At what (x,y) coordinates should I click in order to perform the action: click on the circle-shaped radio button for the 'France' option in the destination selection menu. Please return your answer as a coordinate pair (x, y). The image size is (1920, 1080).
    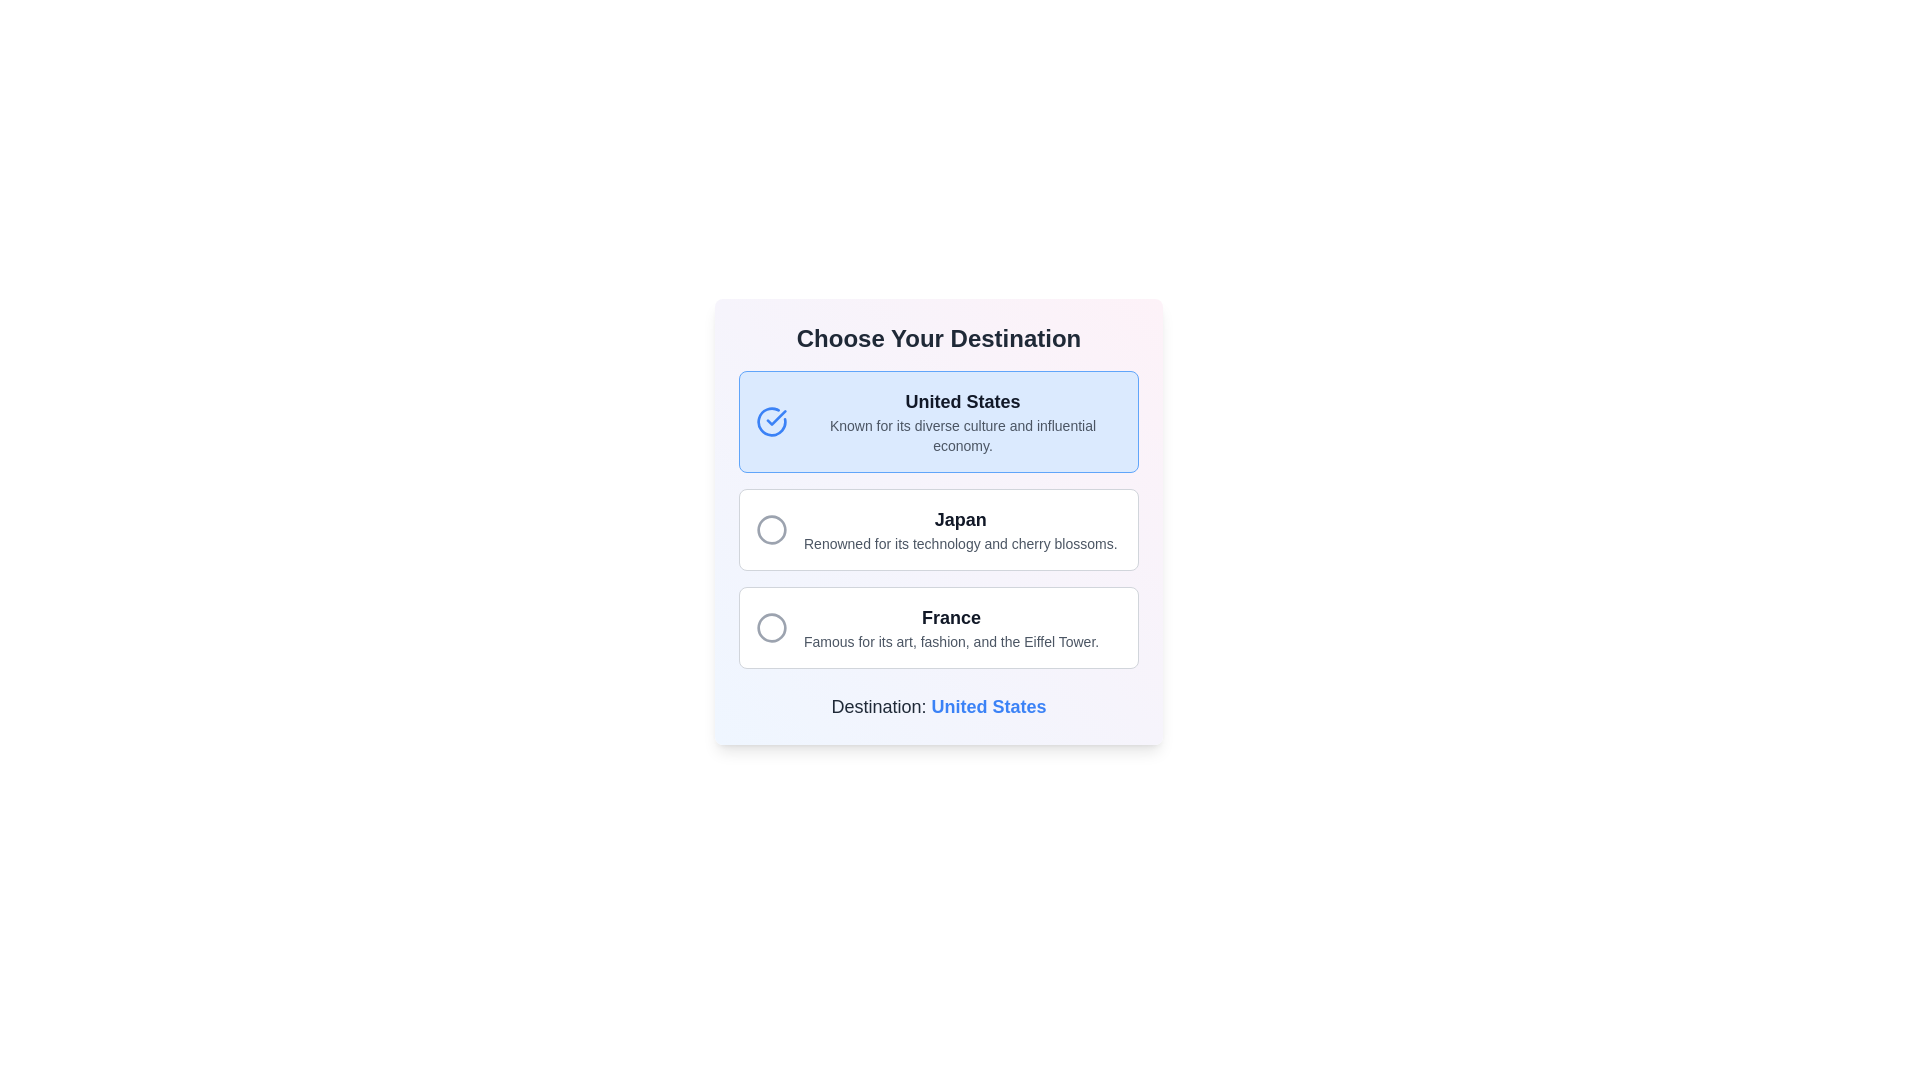
    Looking at the image, I should click on (771, 627).